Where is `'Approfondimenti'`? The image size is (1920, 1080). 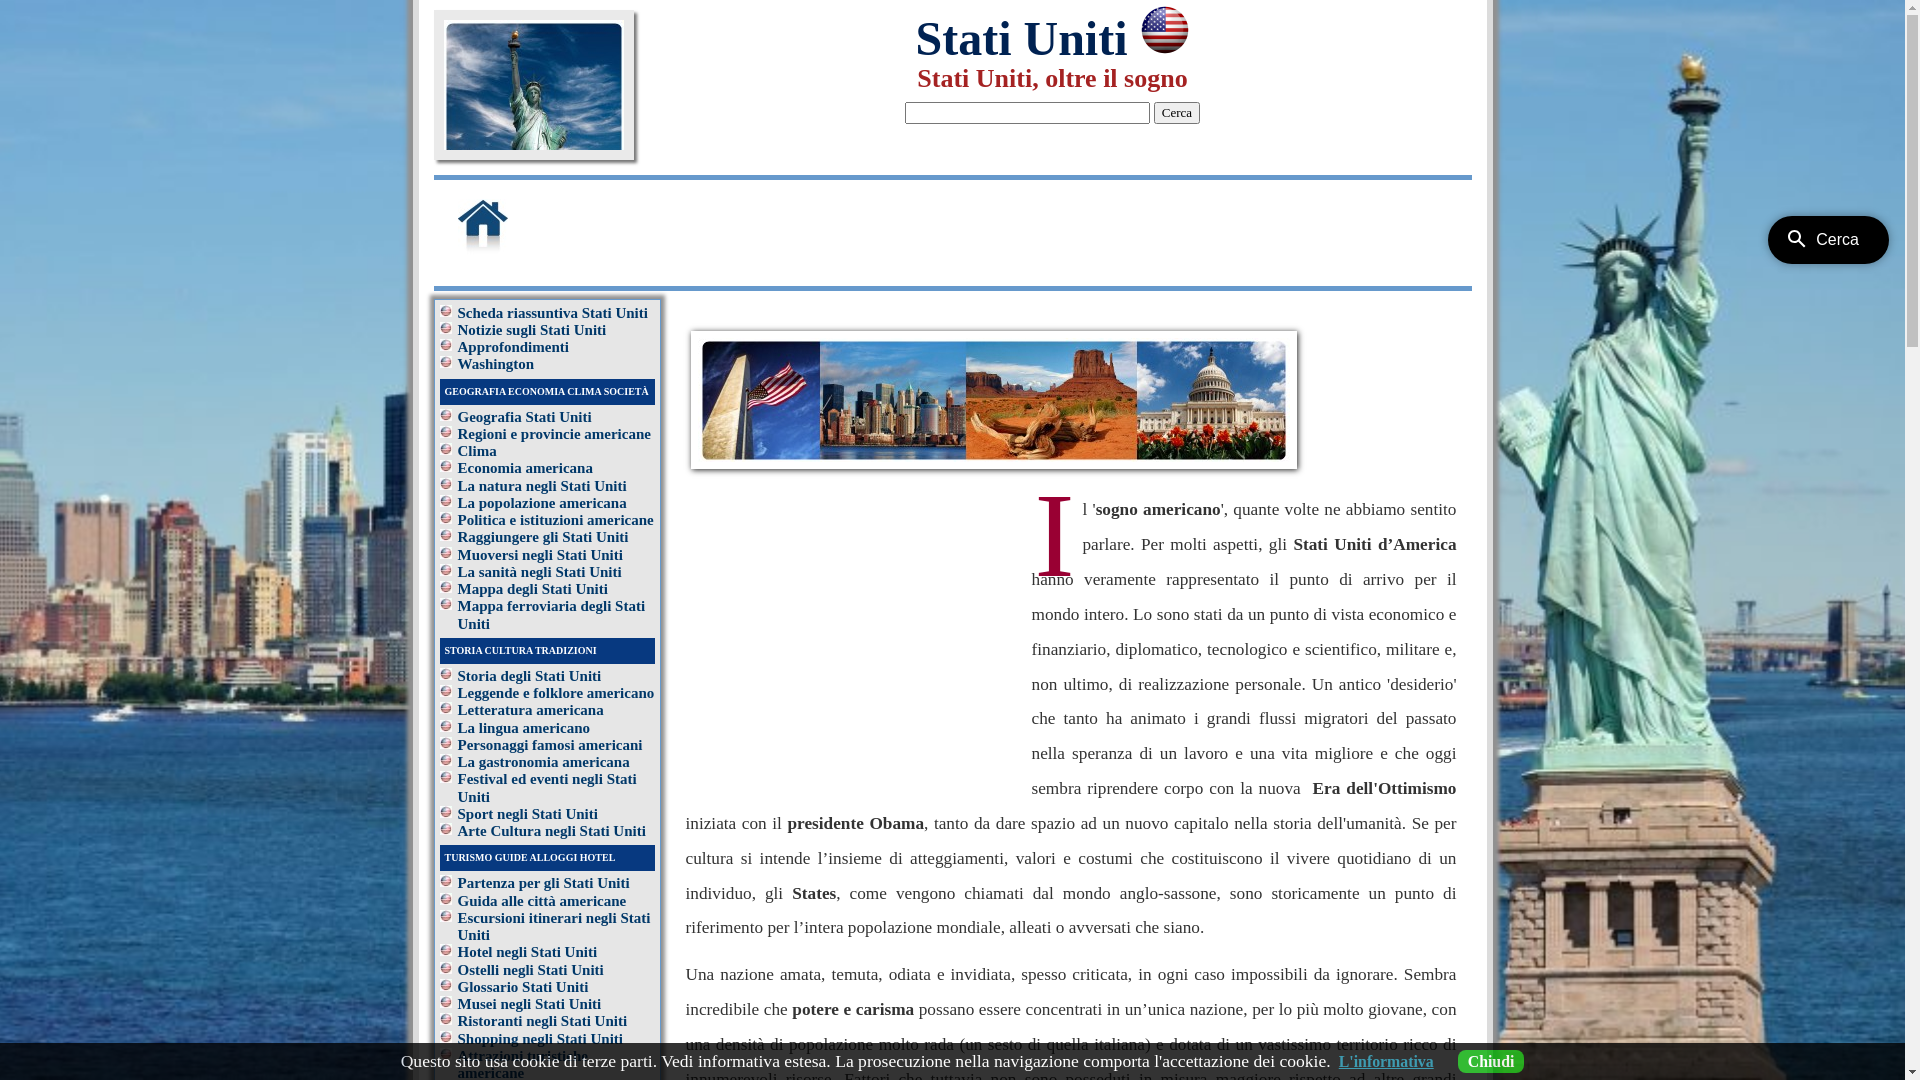 'Approfondimenti' is located at coordinates (513, 346).